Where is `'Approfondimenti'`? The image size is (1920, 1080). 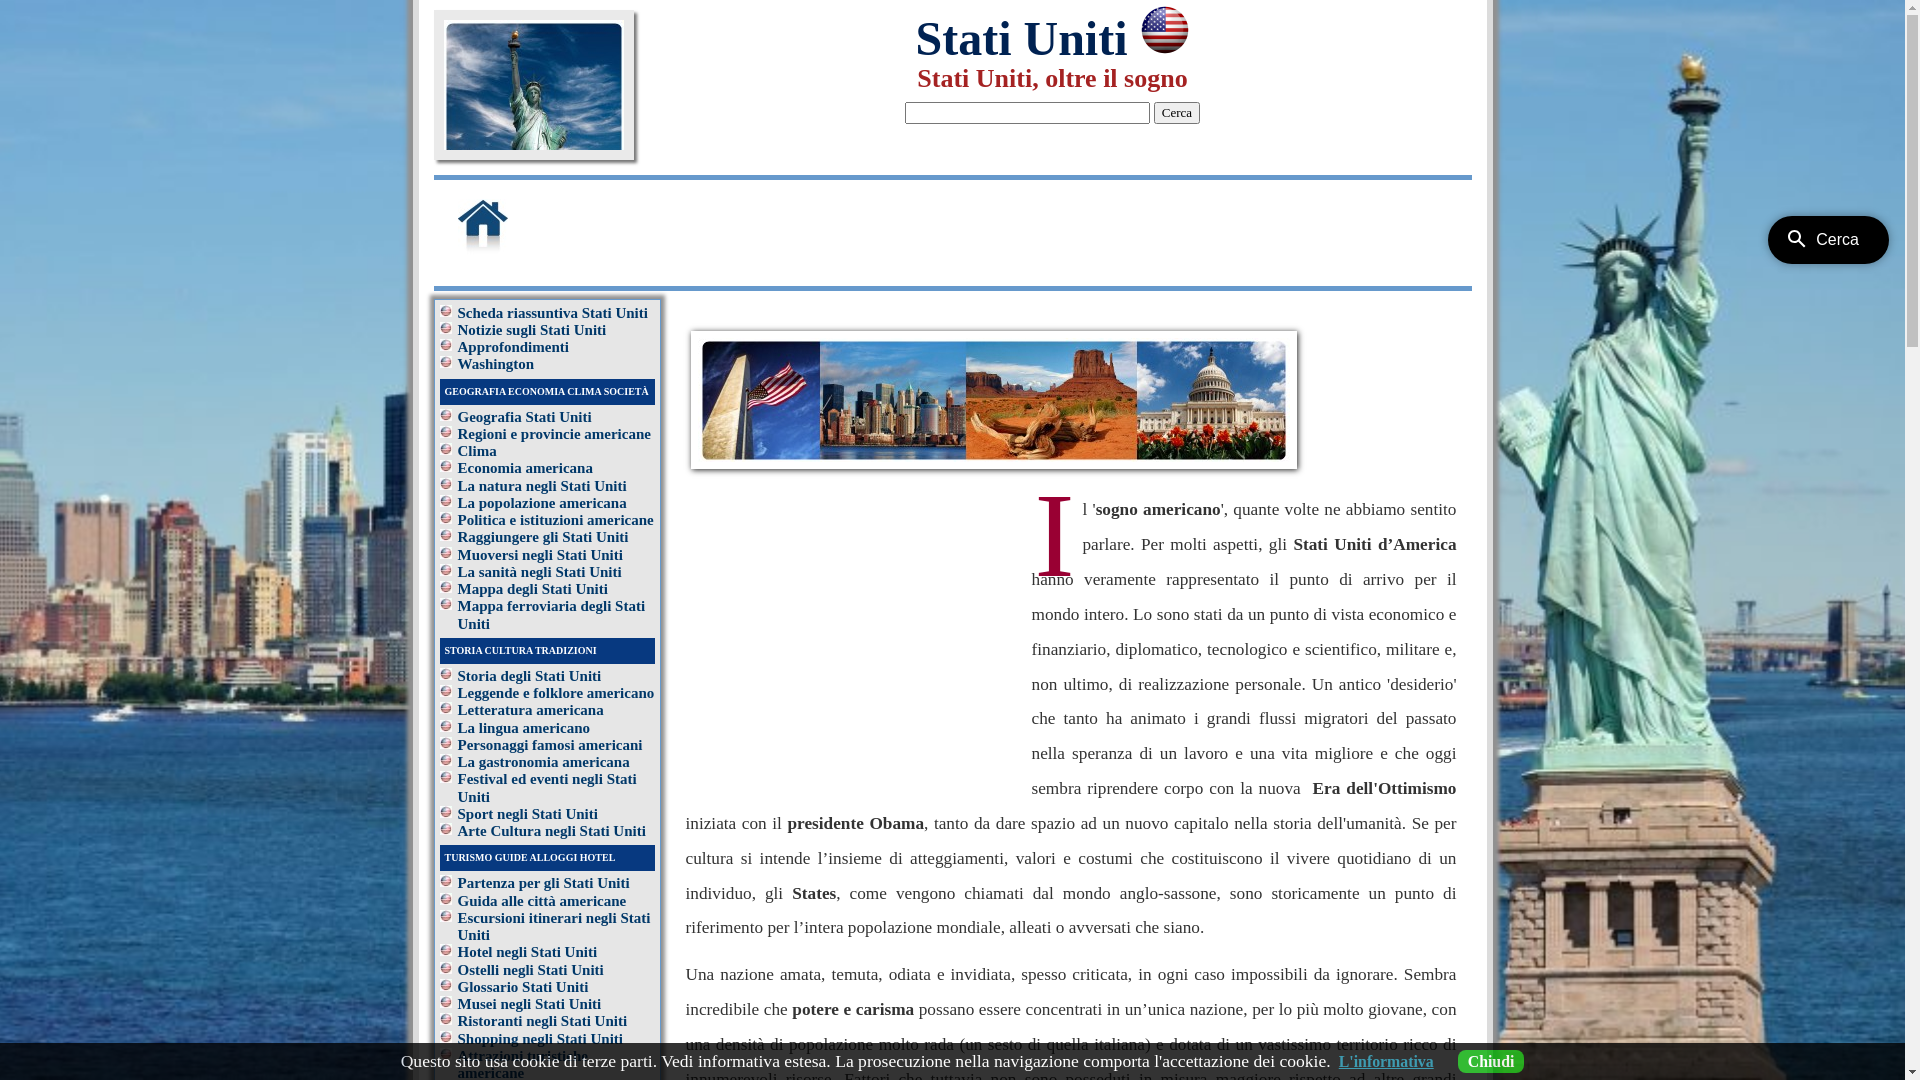 'Approfondimenti' is located at coordinates (513, 346).